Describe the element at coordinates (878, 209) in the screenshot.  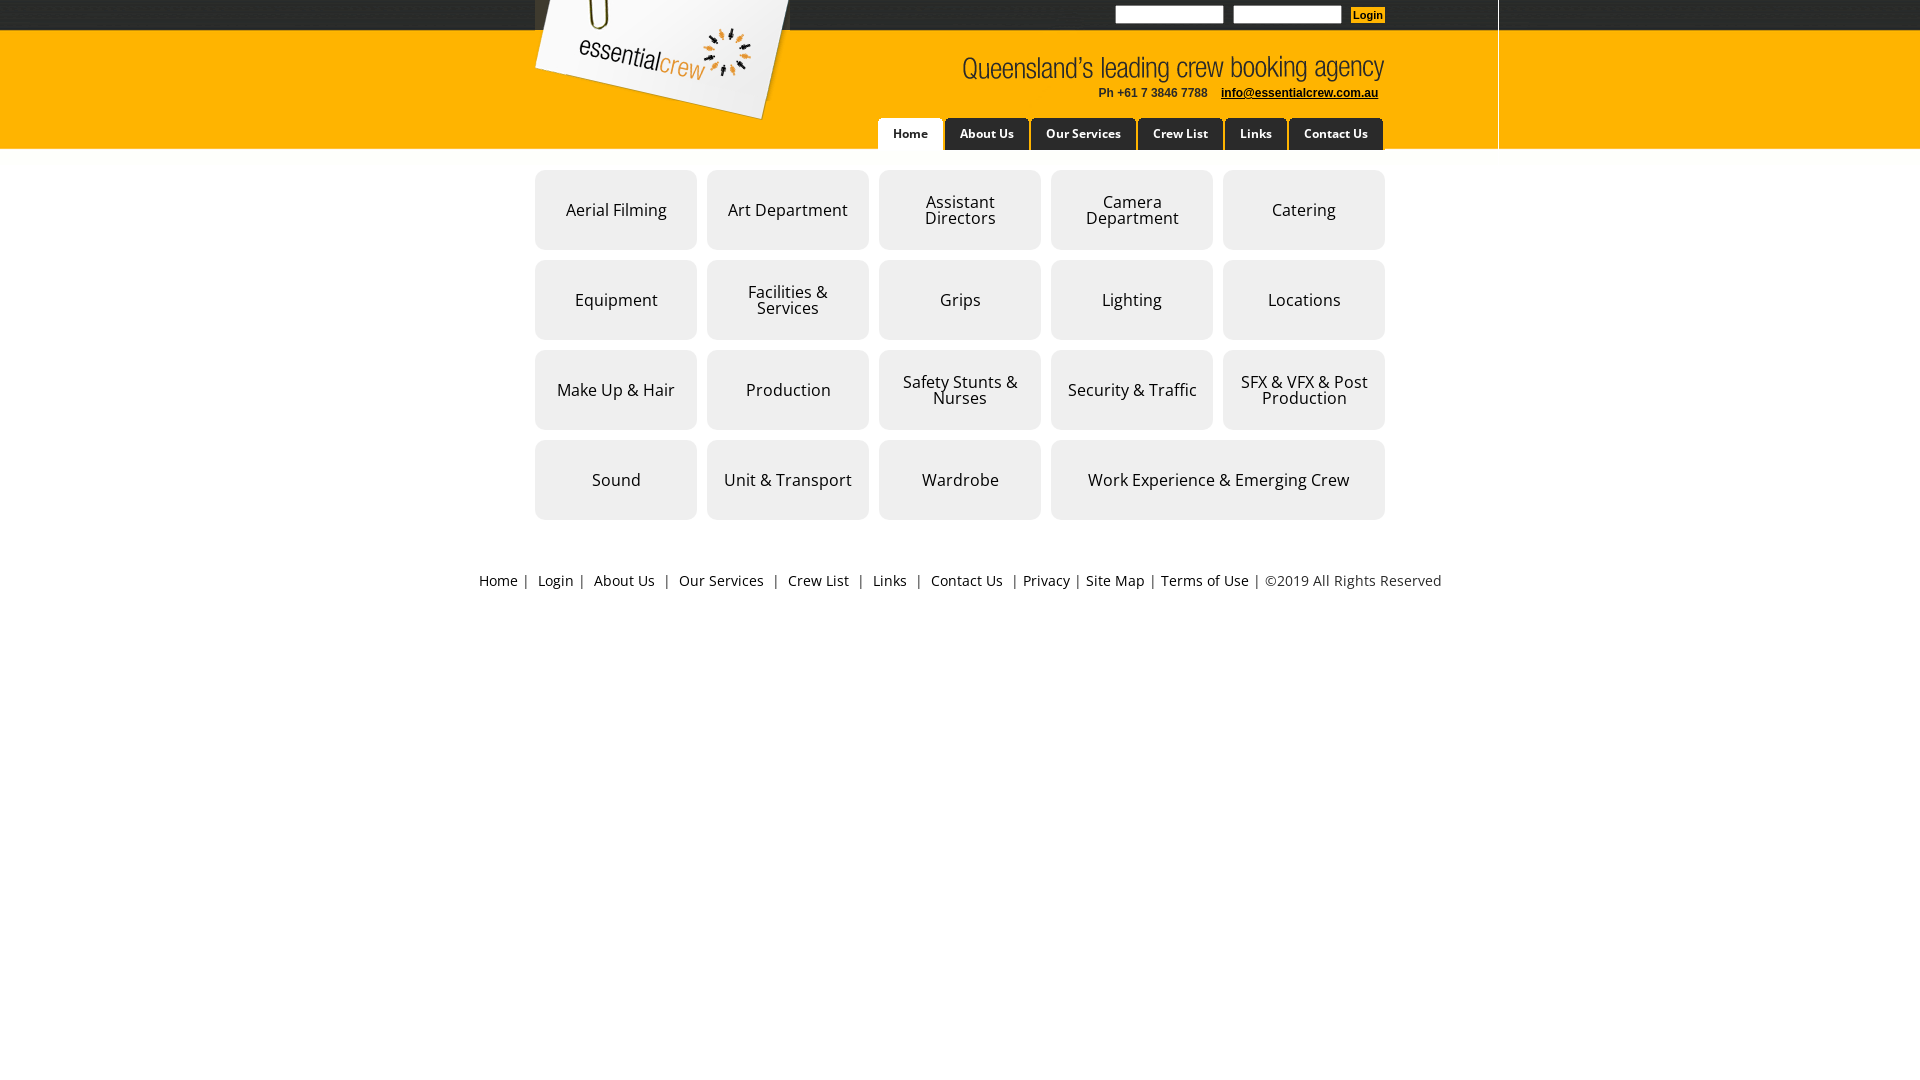
I see `'Assistant Directors'` at that location.